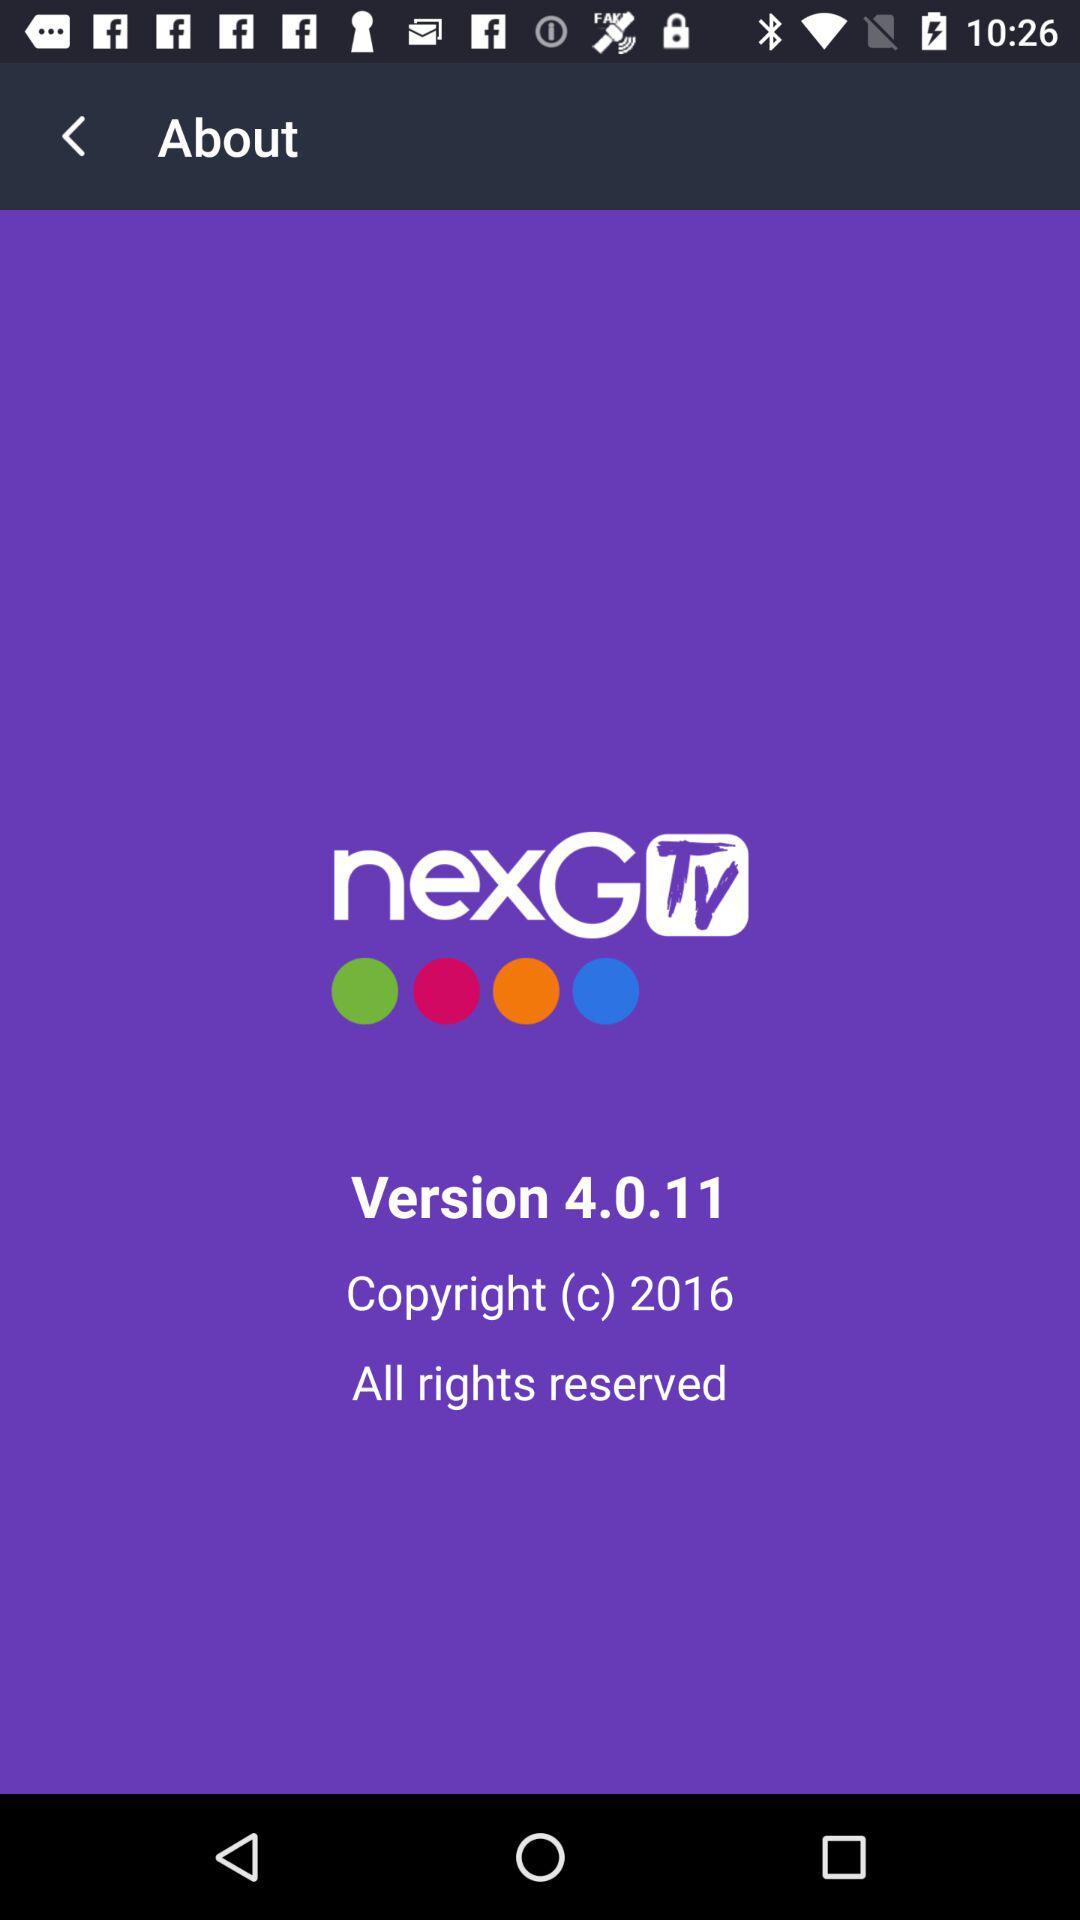 This screenshot has height=1920, width=1080. I want to click on return to previous, so click(72, 135).